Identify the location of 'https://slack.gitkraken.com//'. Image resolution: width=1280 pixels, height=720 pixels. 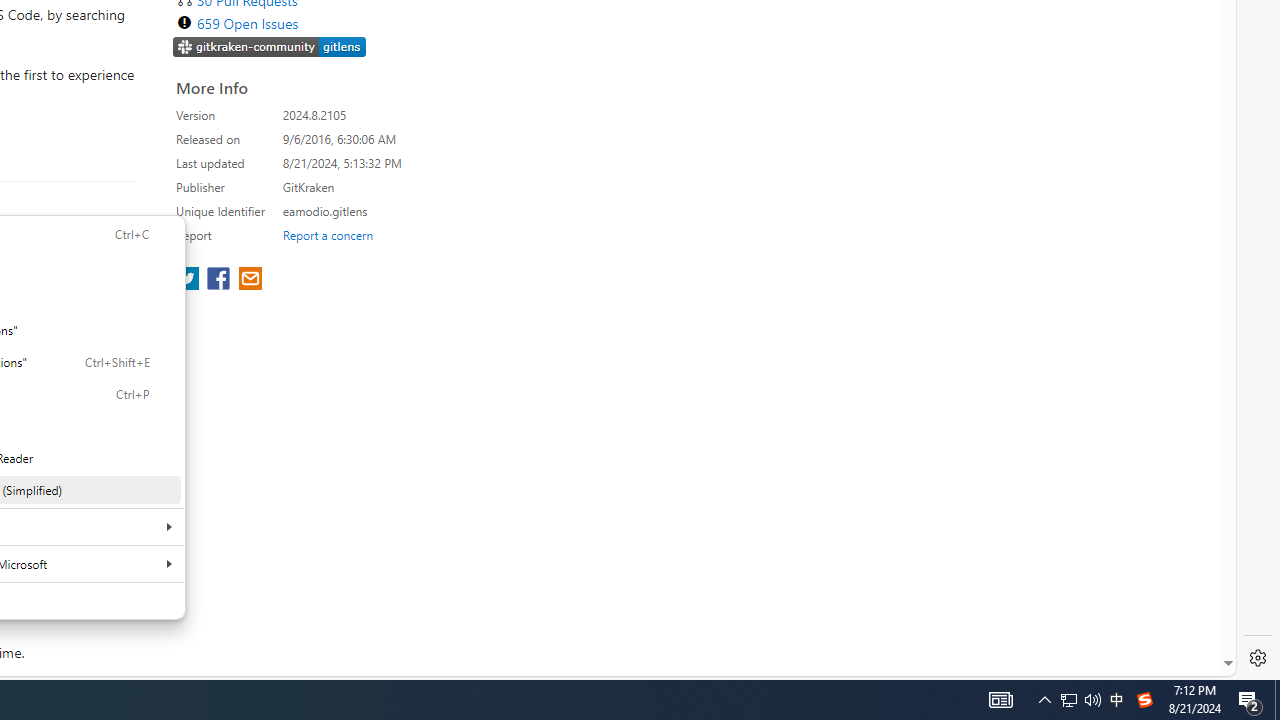
(269, 45).